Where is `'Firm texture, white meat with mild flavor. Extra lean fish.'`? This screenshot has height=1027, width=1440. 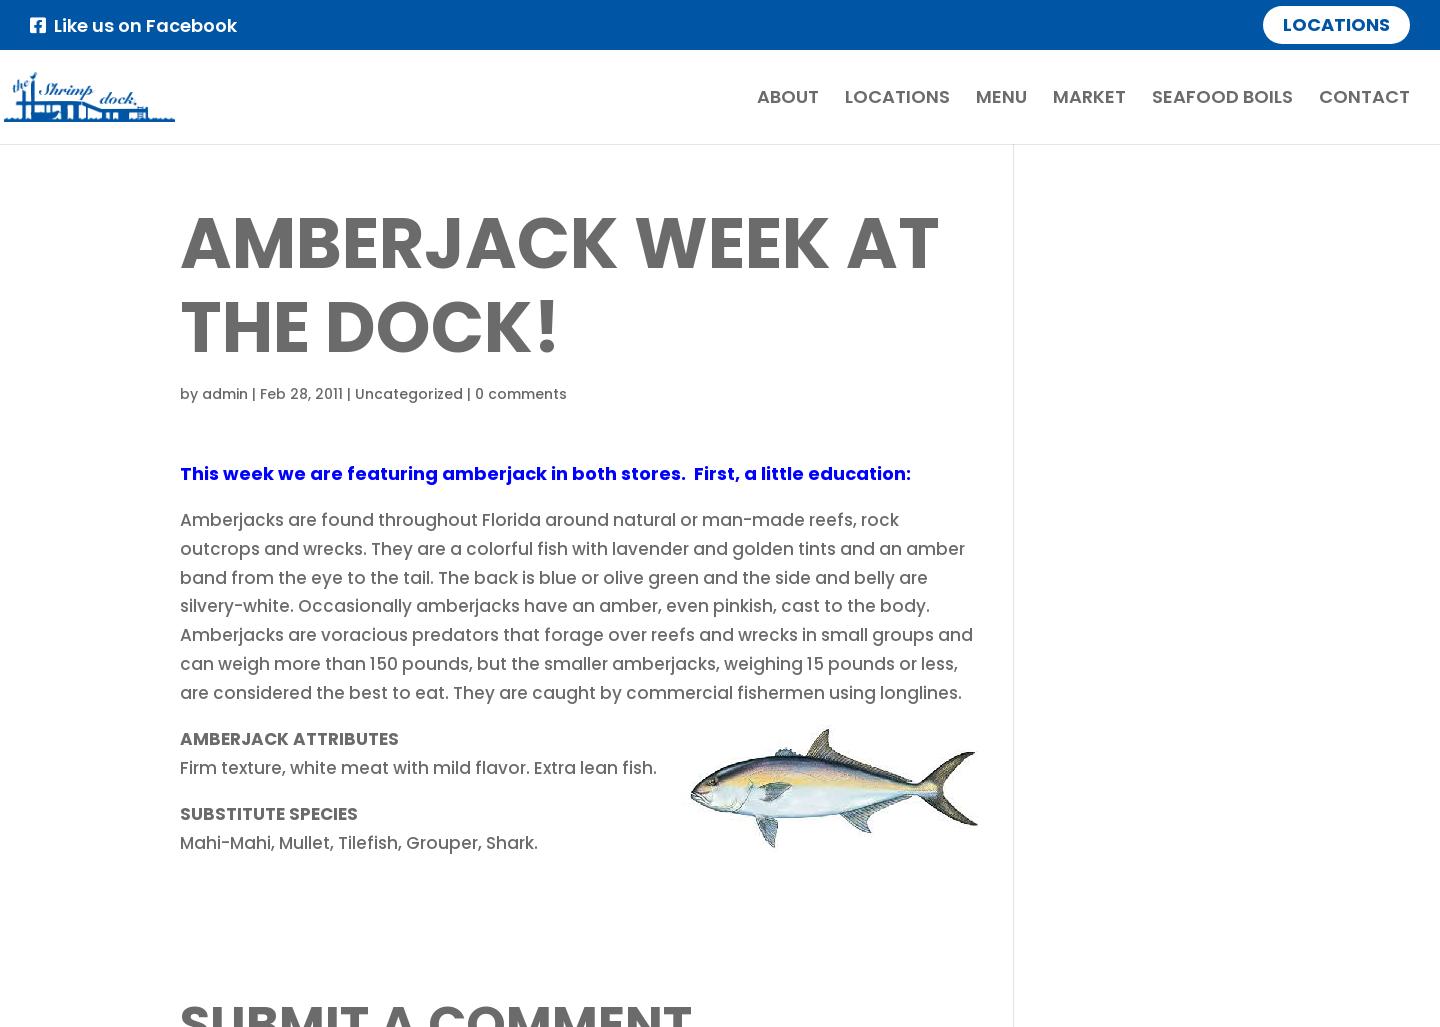 'Firm texture, white meat with mild flavor. Extra lean fish.' is located at coordinates (417, 765).